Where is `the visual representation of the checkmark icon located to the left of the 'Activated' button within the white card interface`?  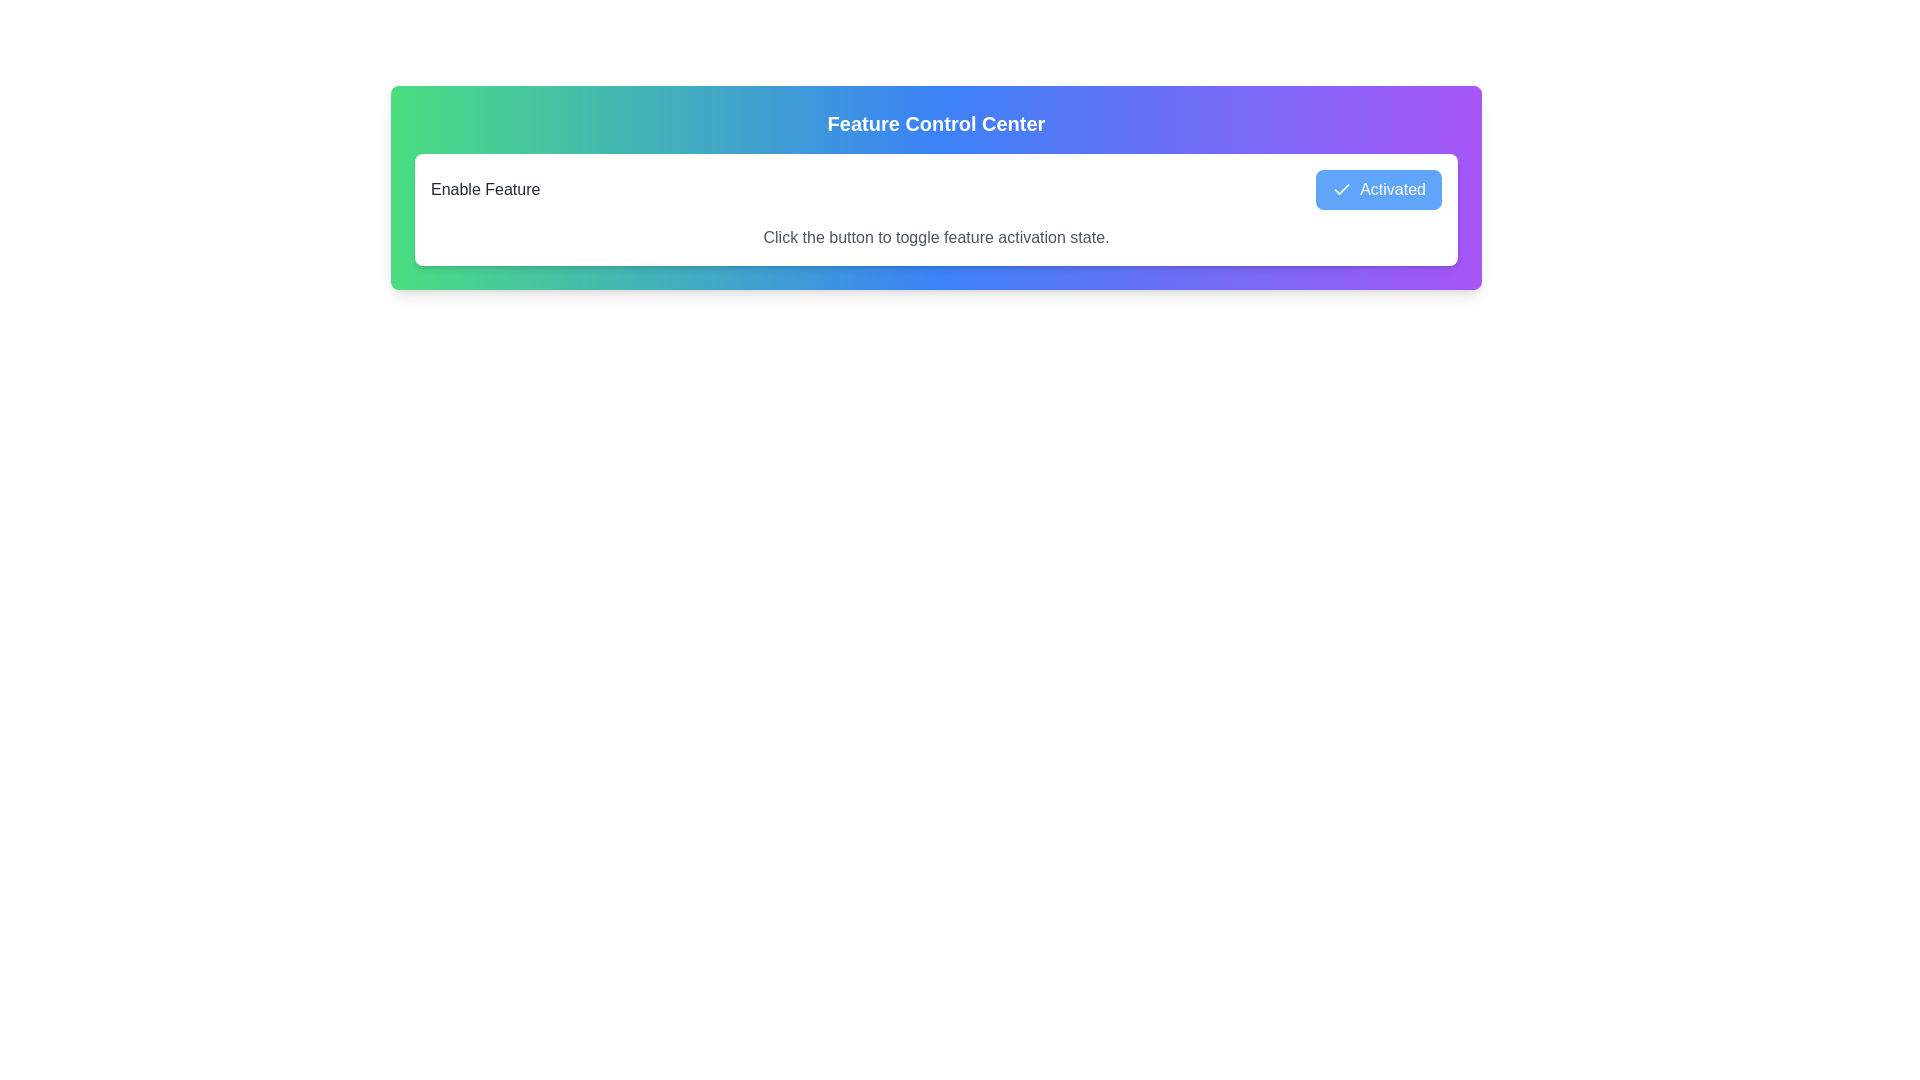 the visual representation of the checkmark icon located to the left of the 'Activated' button within the white card interface is located at coordinates (1342, 189).